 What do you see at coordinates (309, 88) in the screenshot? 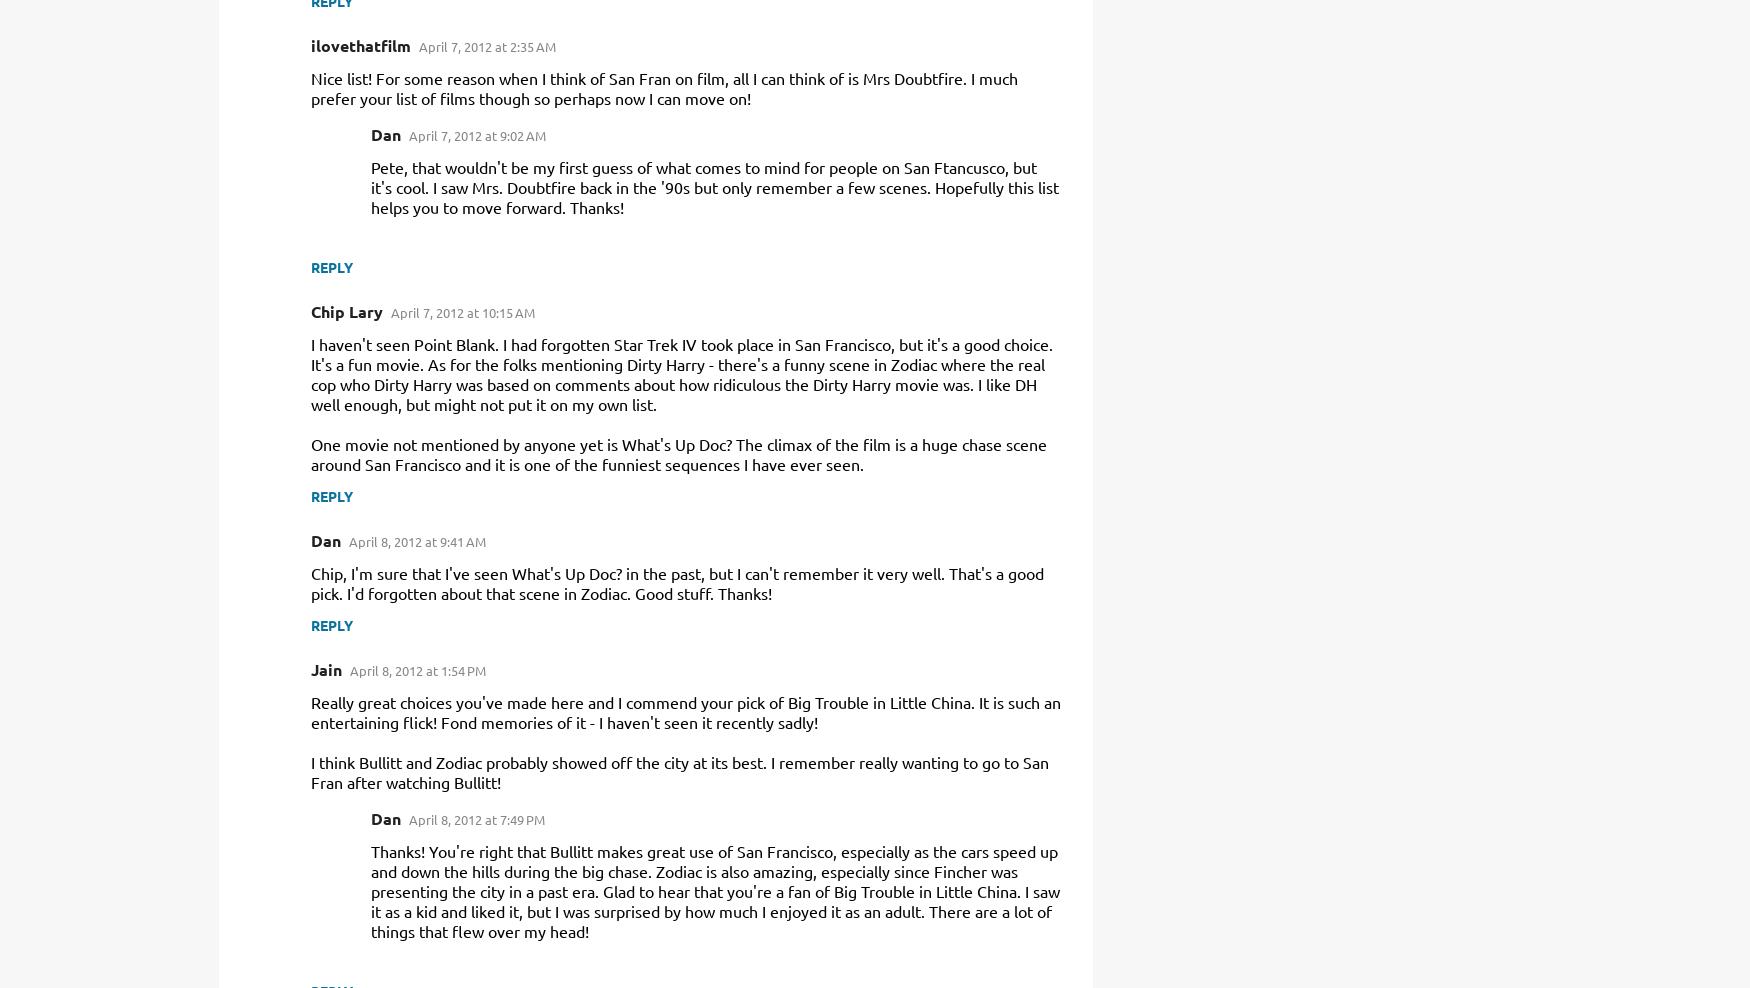
I see `'Nice list!  For some reason when I think of San Fran on film, all I can think of is Mrs Doubtfire.  I much prefer your list of films though so perhaps now I can move on!'` at bounding box center [309, 88].